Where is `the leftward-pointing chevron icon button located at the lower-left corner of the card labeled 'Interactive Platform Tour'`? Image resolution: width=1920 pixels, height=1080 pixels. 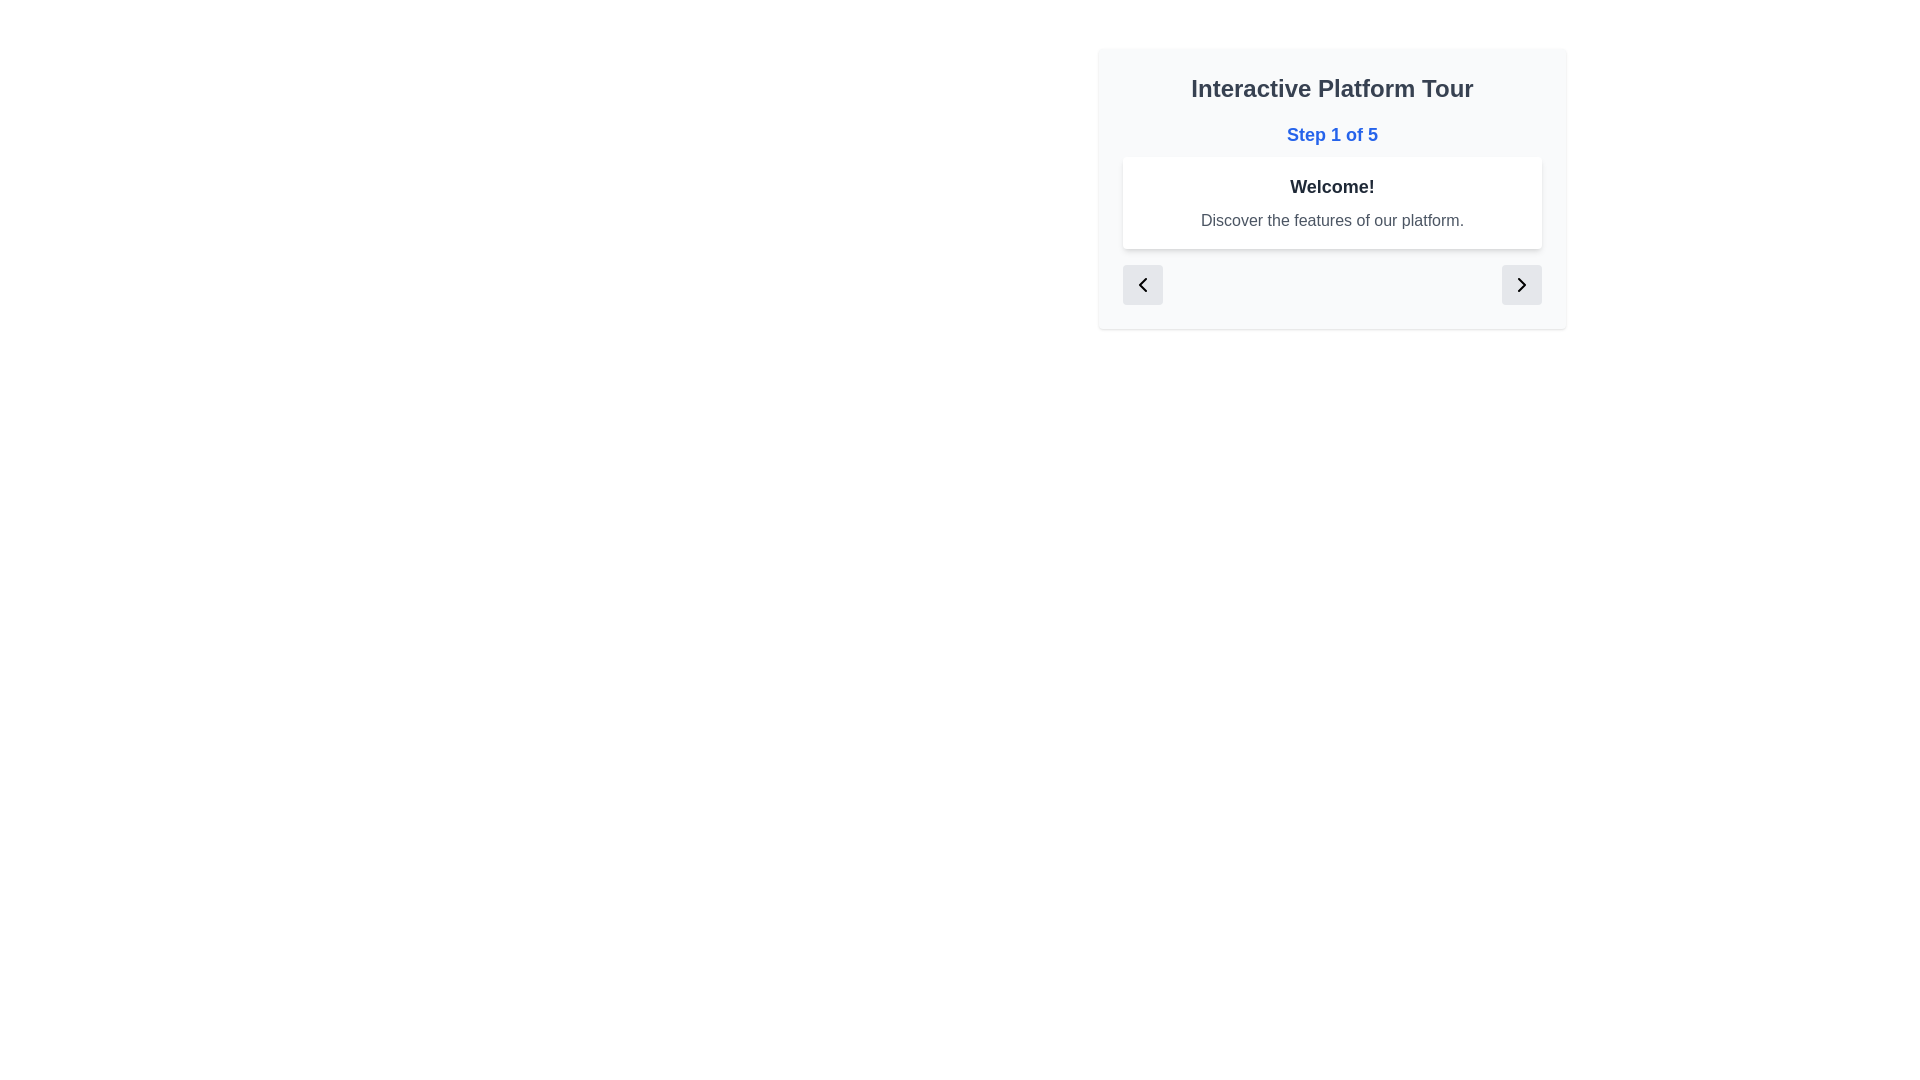 the leftward-pointing chevron icon button located at the lower-left corner of the card labeled 'Interactive Platform Tour' is located at coordinates (1142, 285).